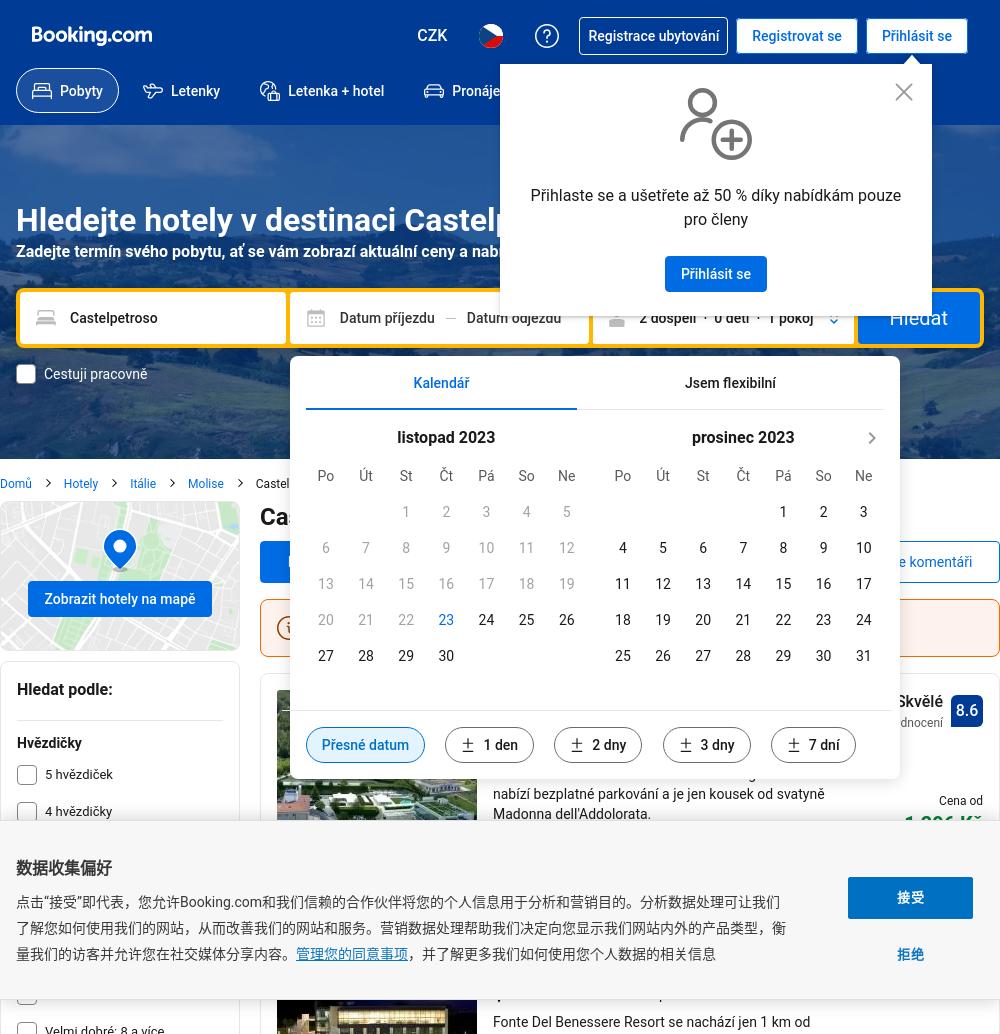 The width and height of the screenshot is (1000, 1034). Describe the element at coordinates (492, 700) in the screenshot. I see `'La Fonte dell'Astore'` at that location.